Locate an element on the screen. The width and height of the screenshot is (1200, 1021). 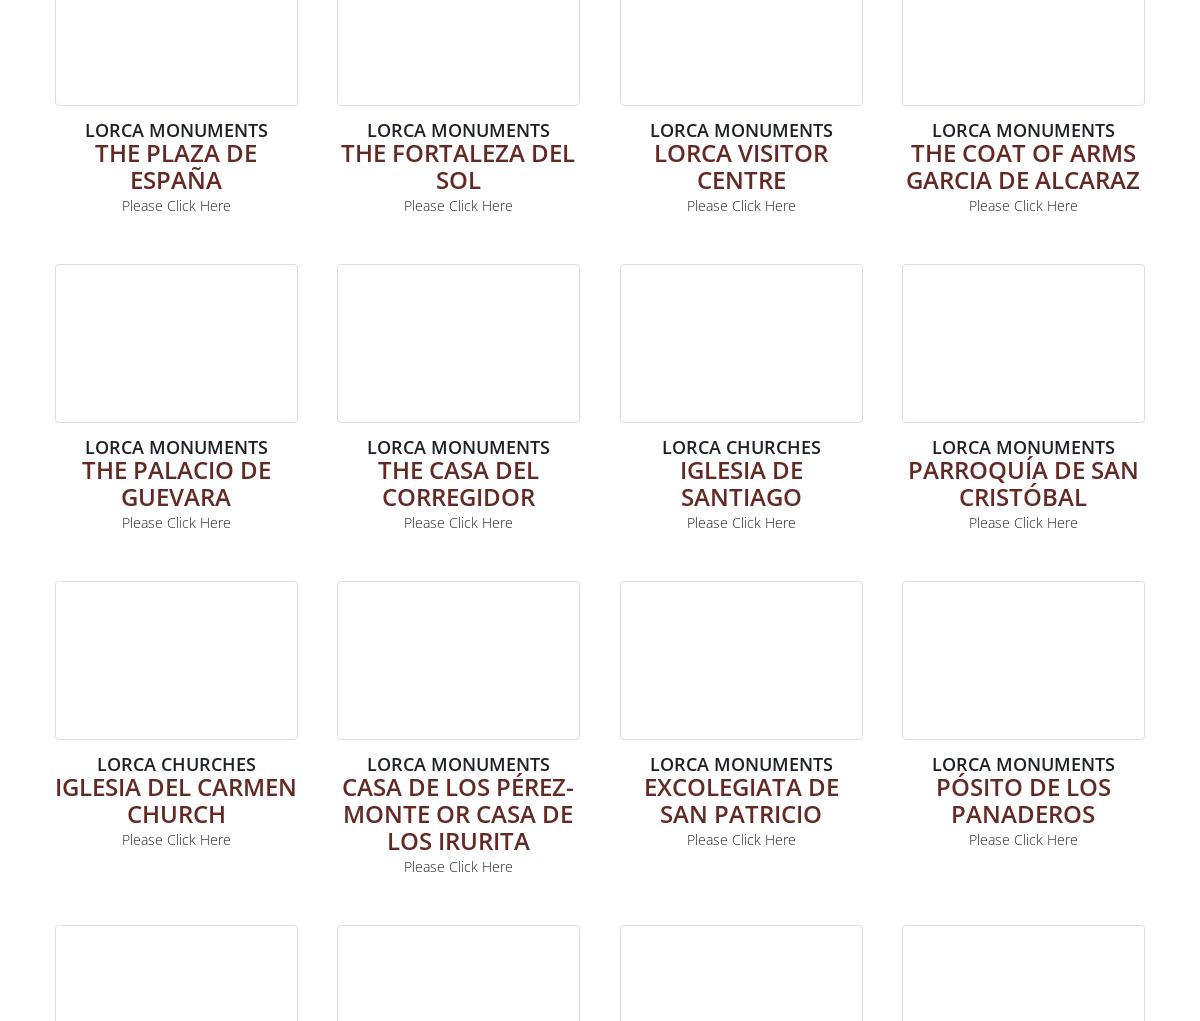
'THE COAT OF ARMS GARCIA DE ALCARAZ' is located at coordinates (906, 163).